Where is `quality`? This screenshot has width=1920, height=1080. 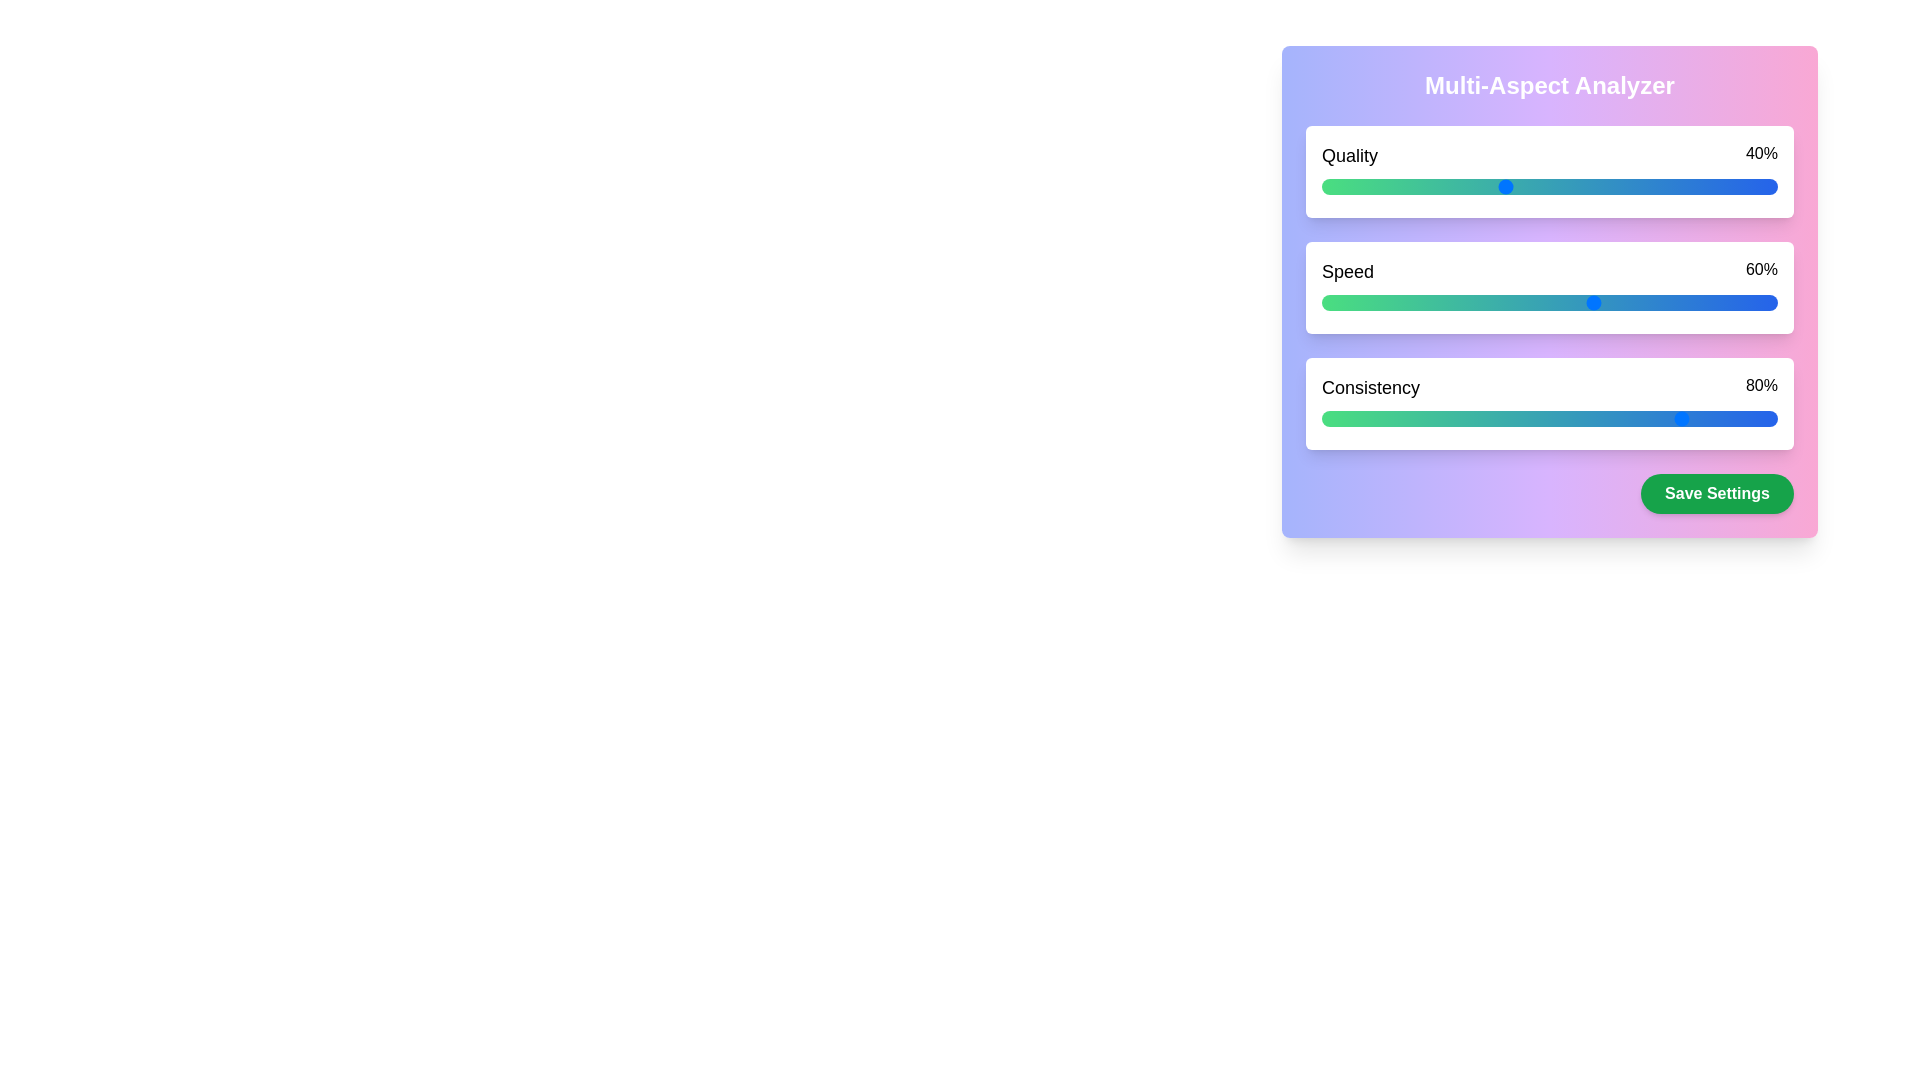 quality is located at coordinates (1600, 186).